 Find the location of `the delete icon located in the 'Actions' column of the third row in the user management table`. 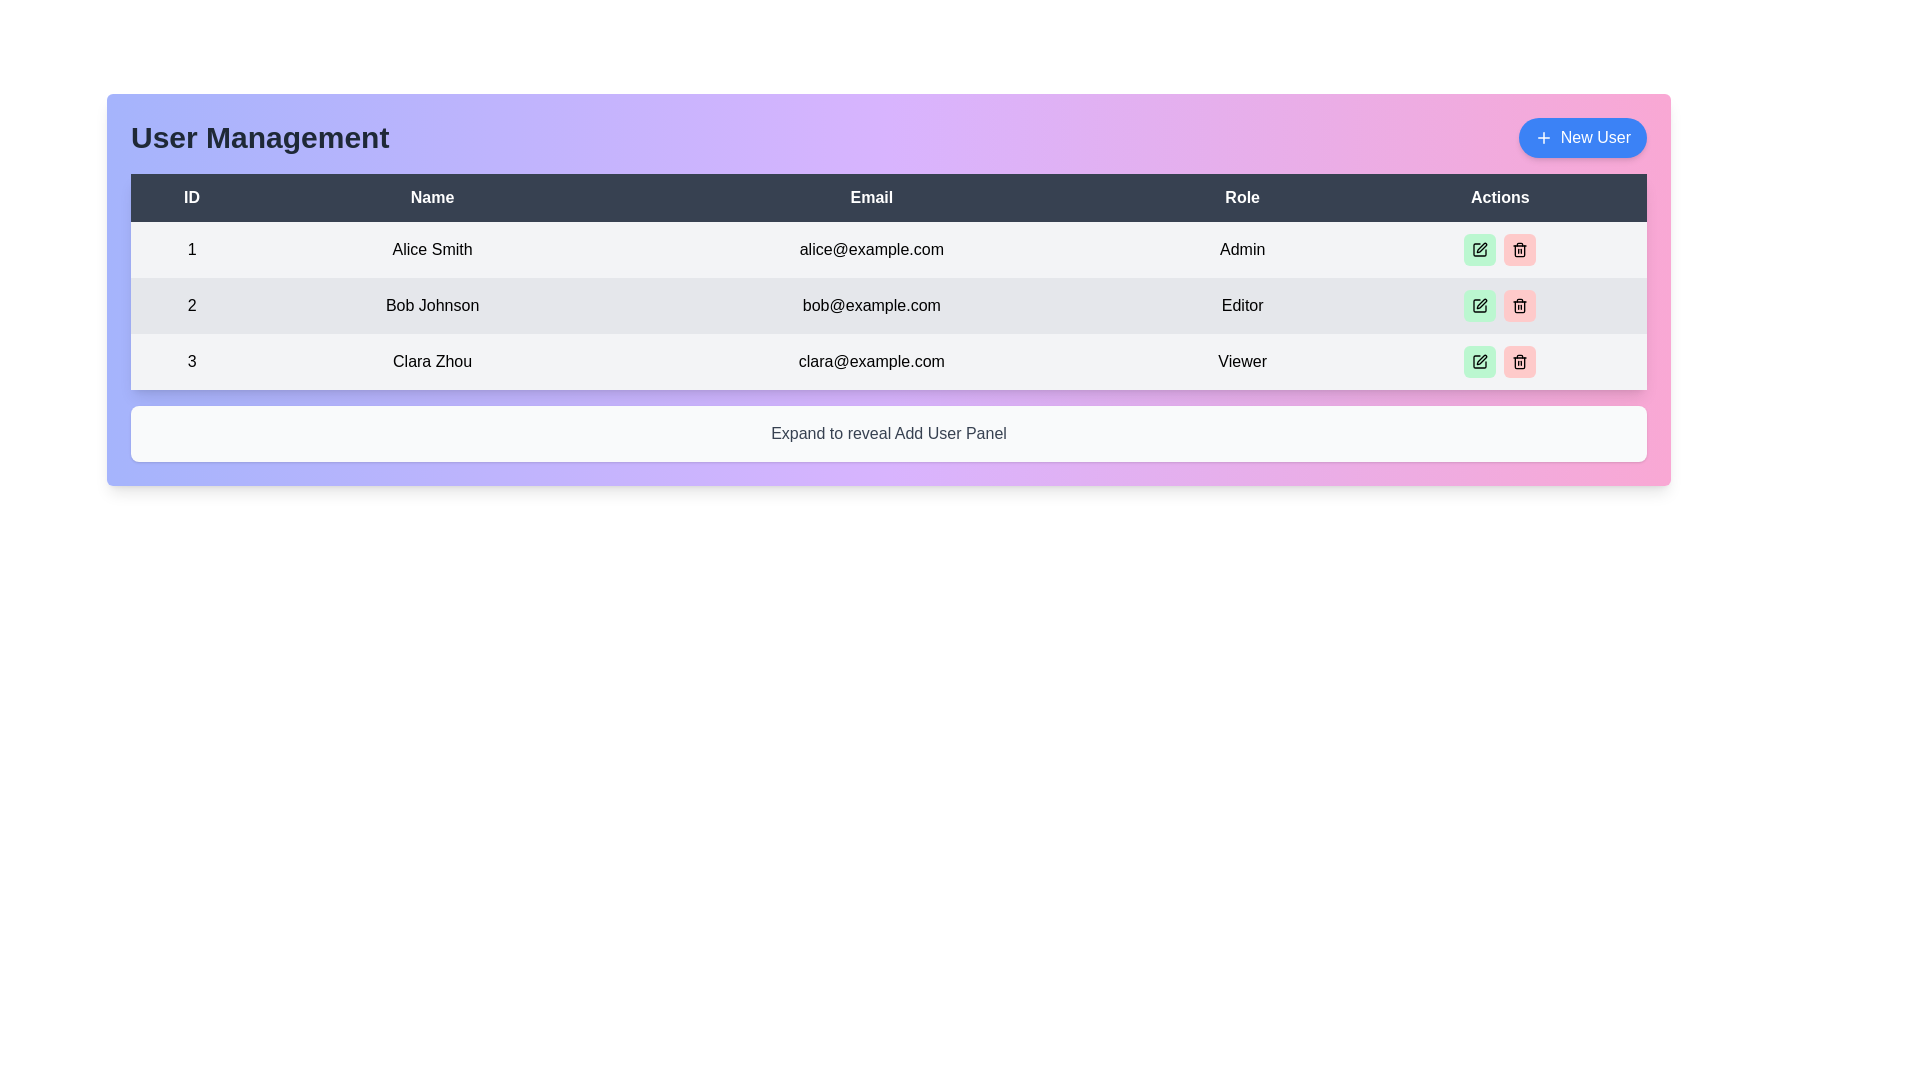

the delete icon located in the 'Actions' column of the third row in the user management table is located at coordinates (1520, 362).